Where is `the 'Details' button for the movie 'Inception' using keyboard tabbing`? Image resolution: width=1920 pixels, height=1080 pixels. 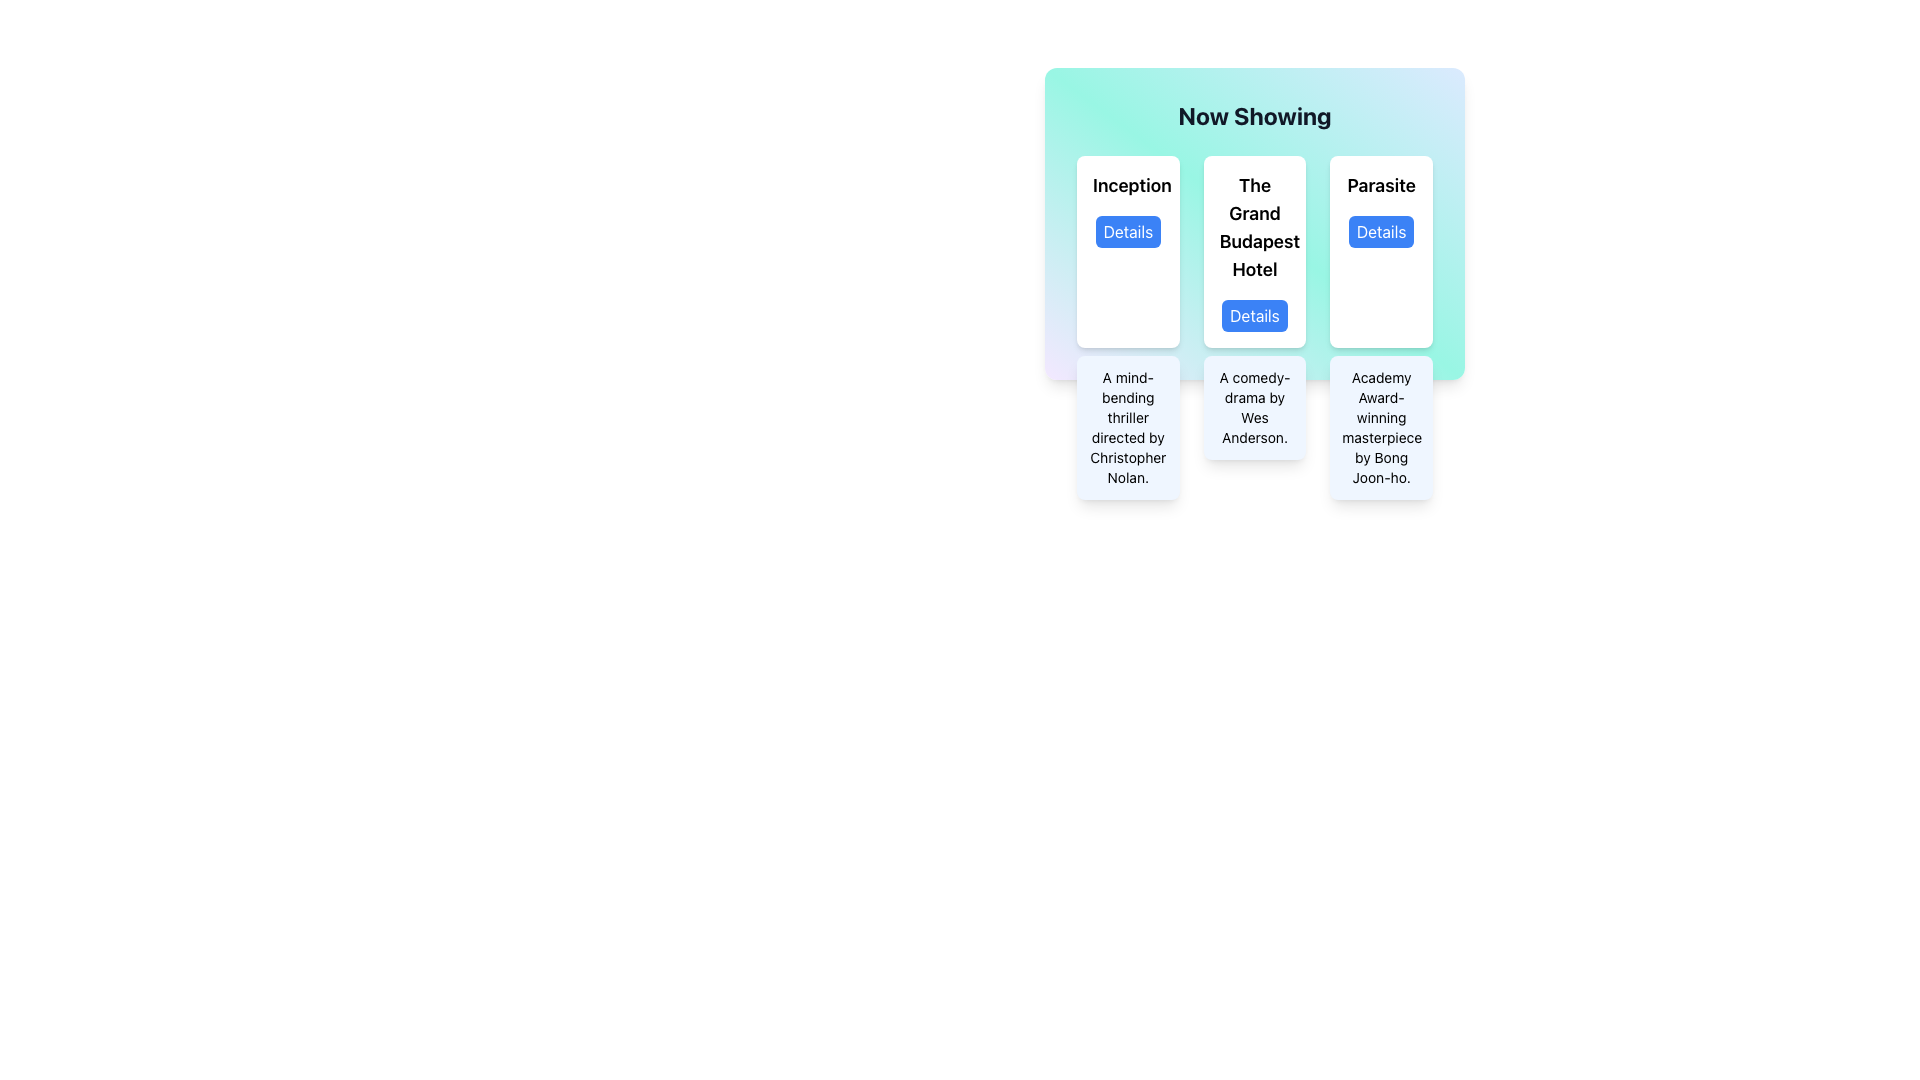
the 'Details' button for the movie 'Inception' using keyboard tabbing is located at coordinates (1128, 230).